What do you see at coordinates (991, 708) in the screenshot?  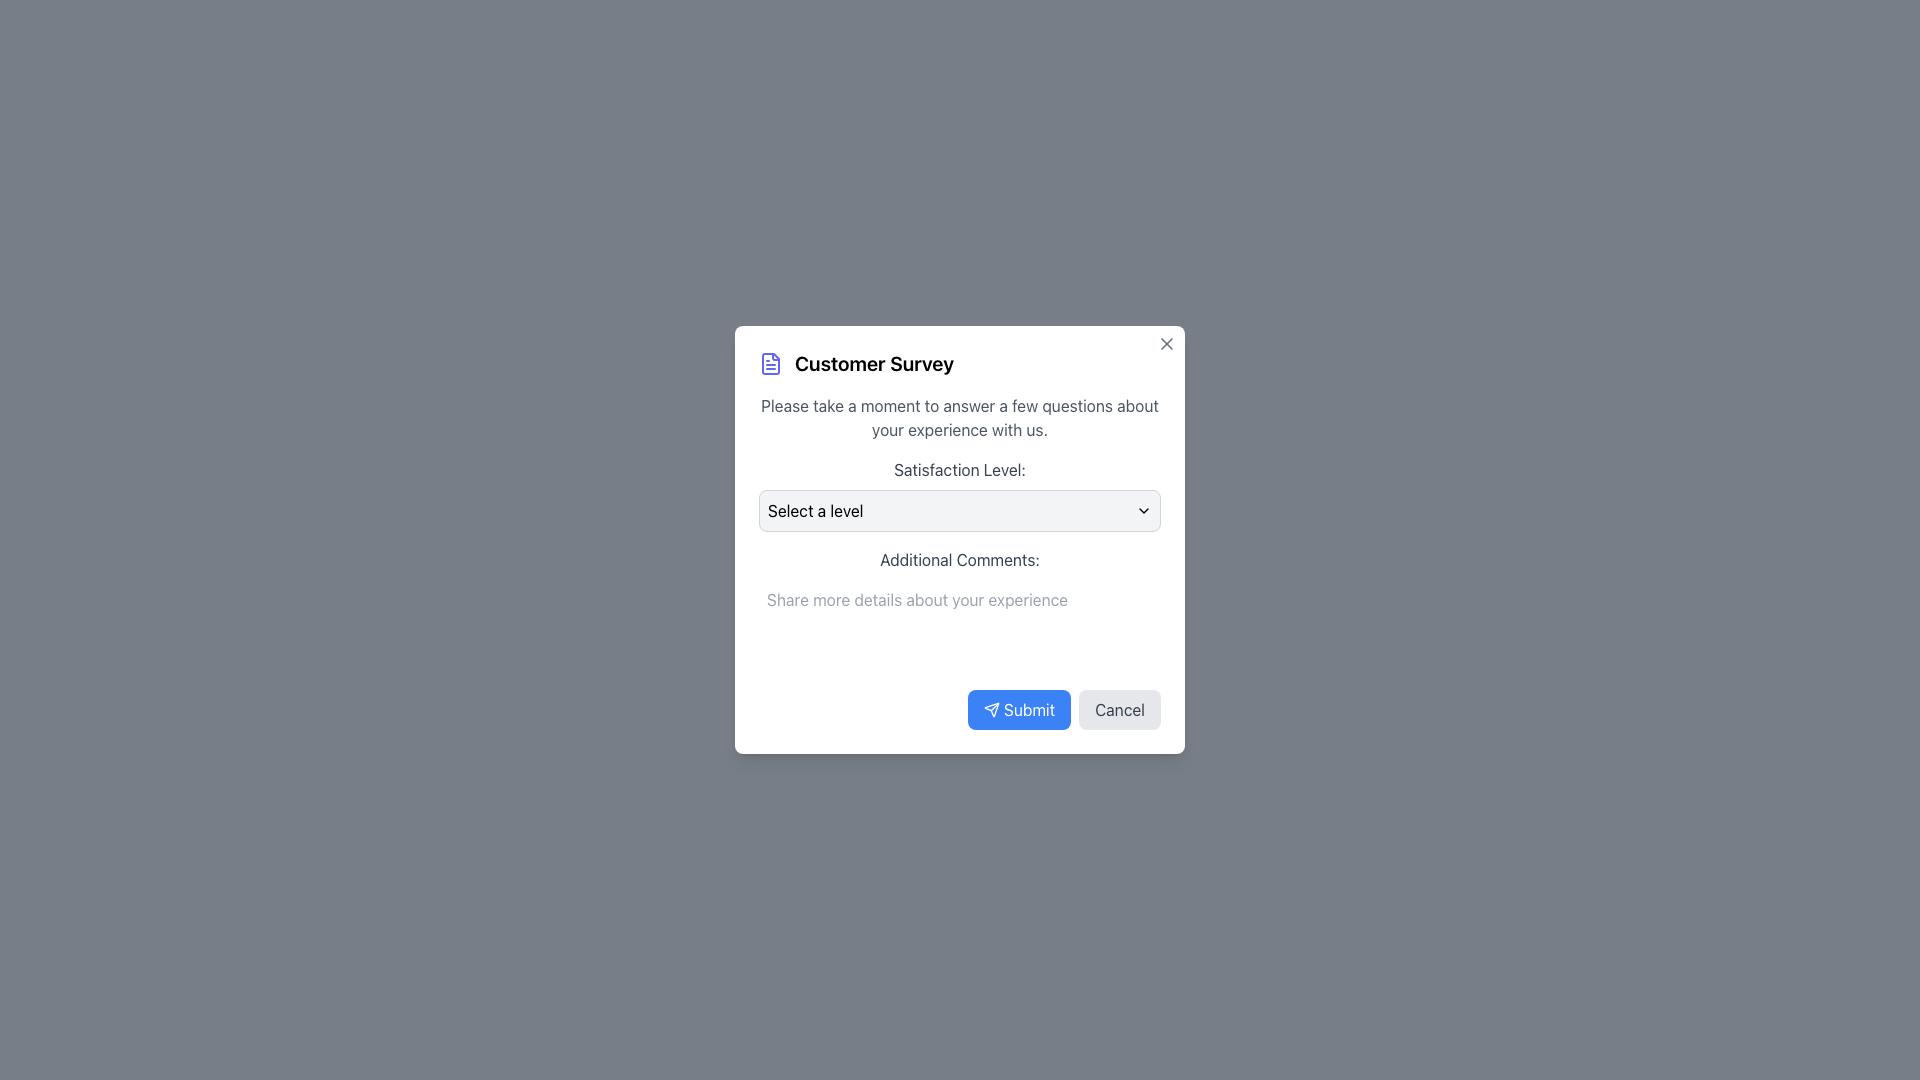 I see `the 'Submit' button which contains a small icon resembling an arrow or paper plane, located to the left of the text` at bounding box center [991, 708].